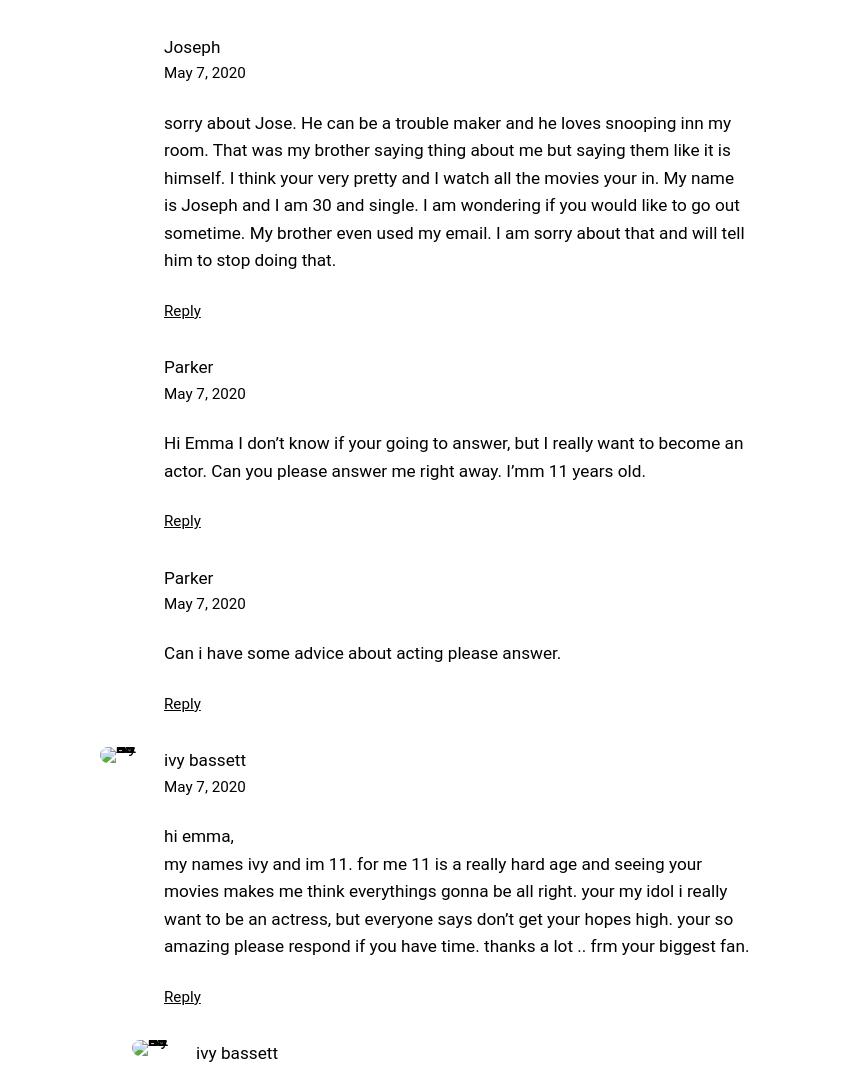  What do you see at coordinates (455, 903) in the screenshot?
I see `'my names ivy and im 11. for me 11 is a really hard age and seeing your movies makes me think everythings gonna be all right. your my idol i really want to be an actress, but everyone says don’t get your hopes high. your so amazing please respond if you have time. thanks a lot .. frm your biggest fan.'` at bounding box center [455, 903].